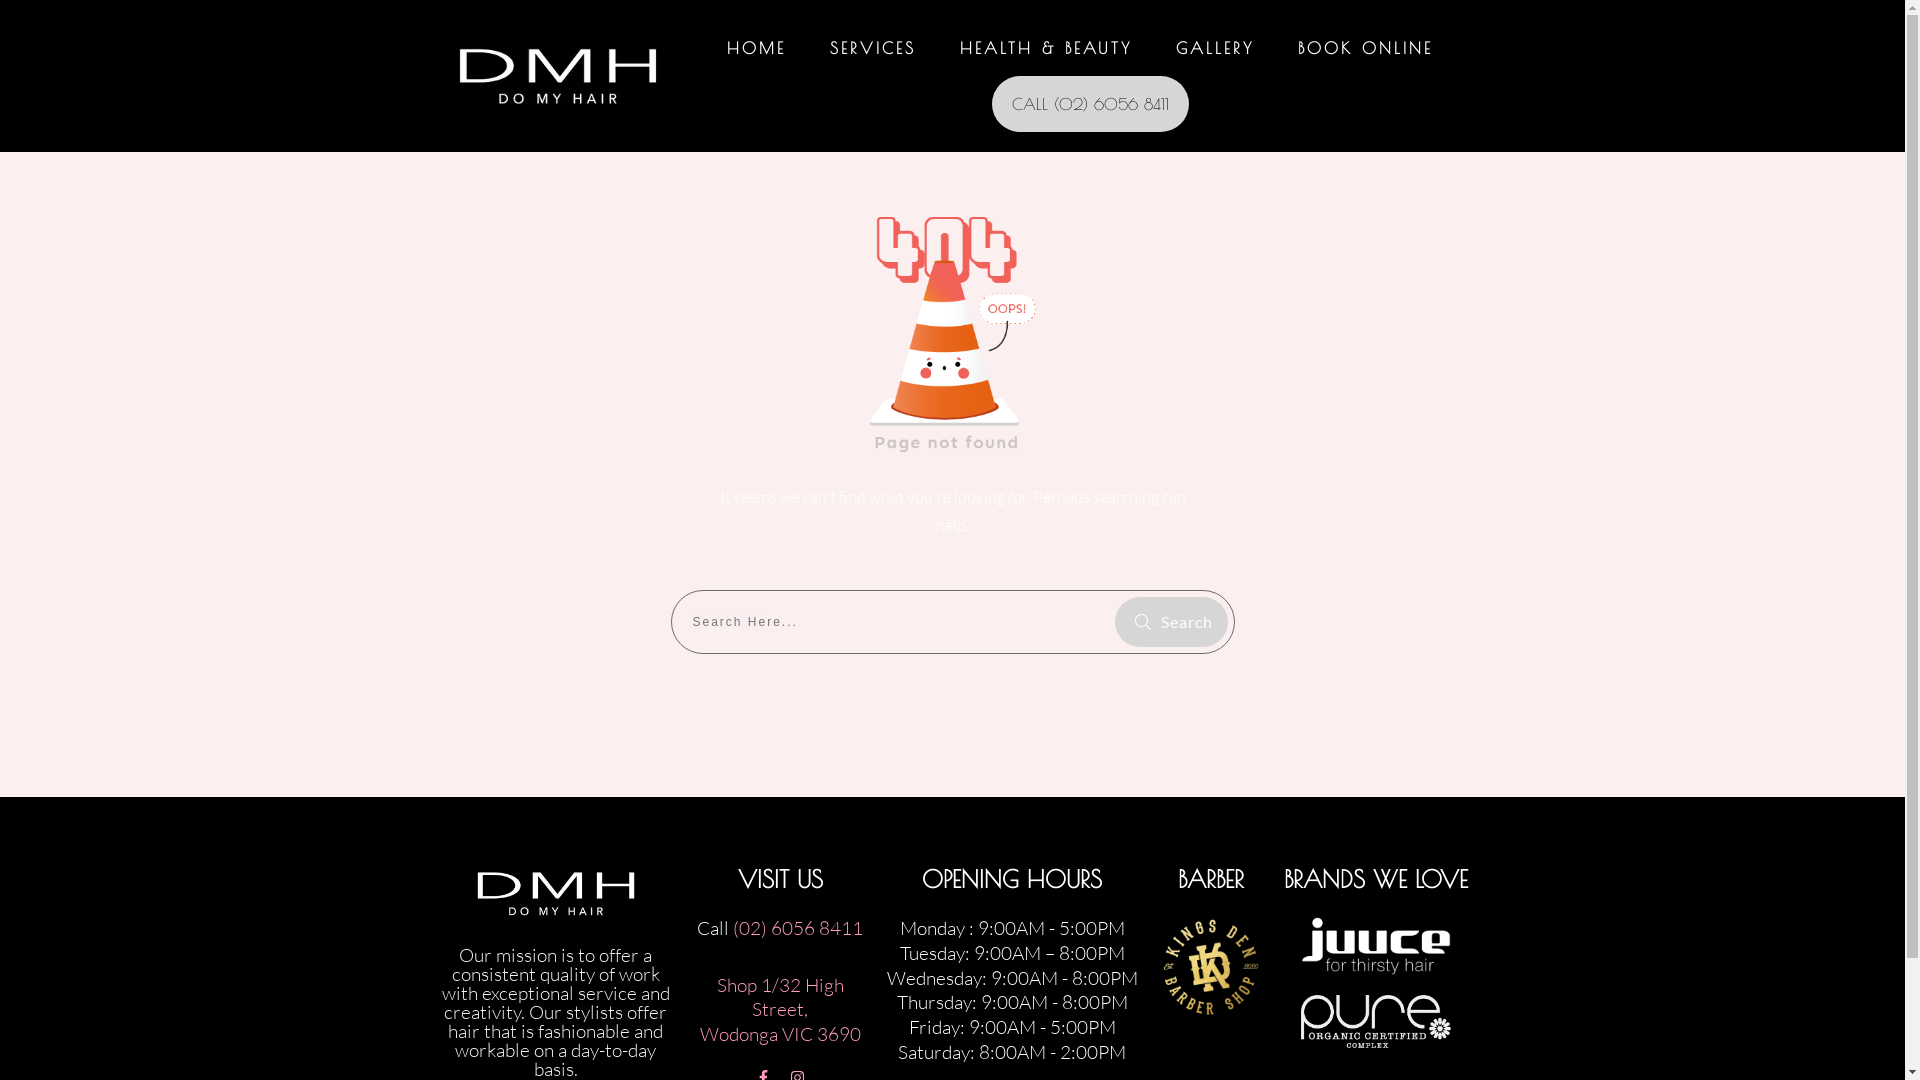  I want to click on 'kings-den-barber-shop-wodonga', so click(1161, 966).